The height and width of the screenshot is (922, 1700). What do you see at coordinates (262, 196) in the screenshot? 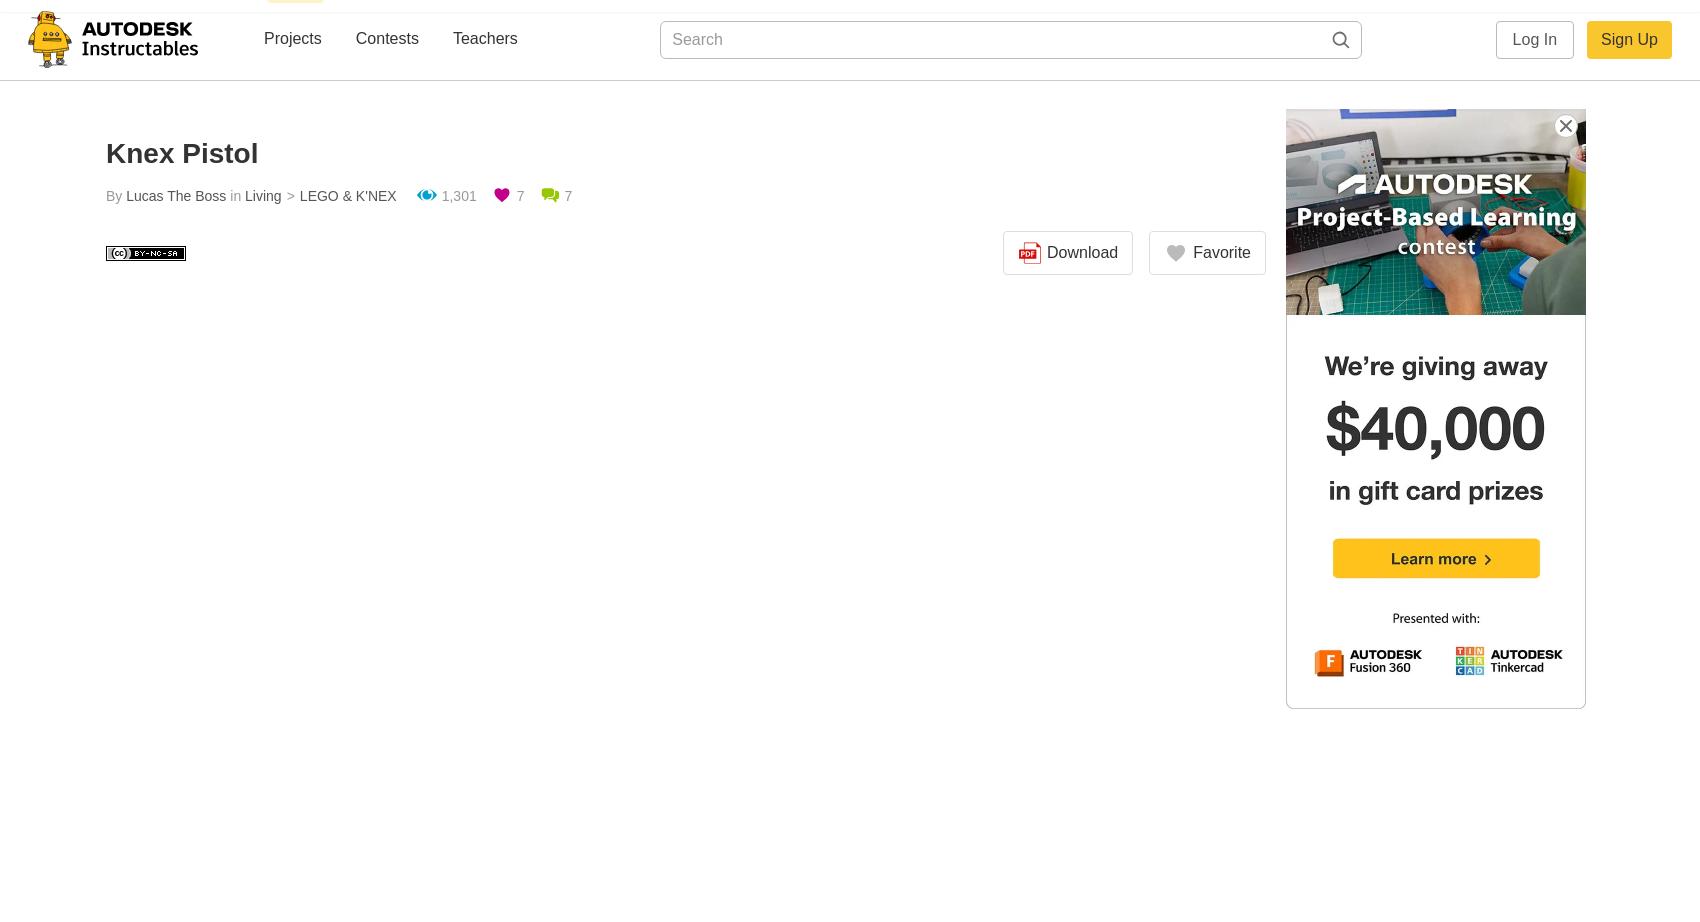
I see `'Living'` at bounding box center [262, 196].